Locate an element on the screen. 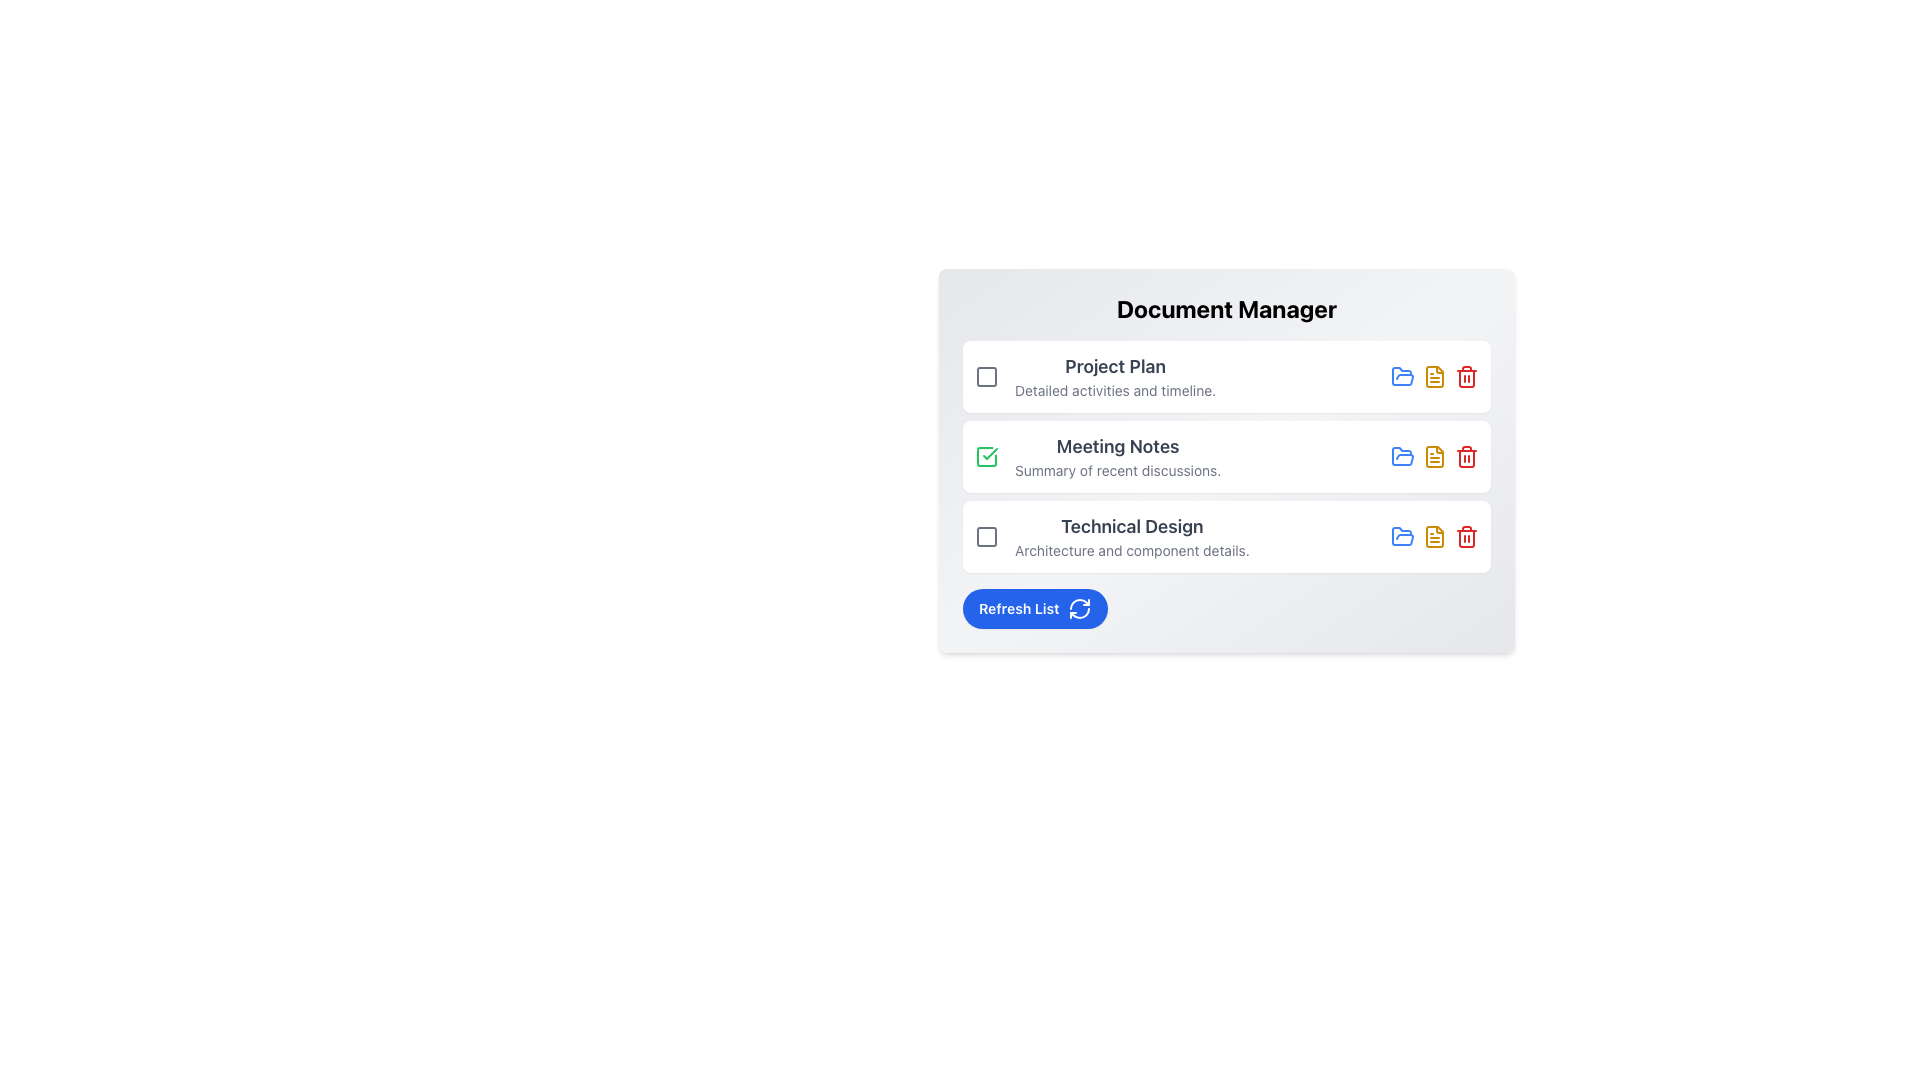 This screenshot has height=1080, width=1920. text content of the label titled 'Project Plan' with the subtitle 'Detailed activities and timeline', located in the Document Manager section is located at coordinates (1094, 377).